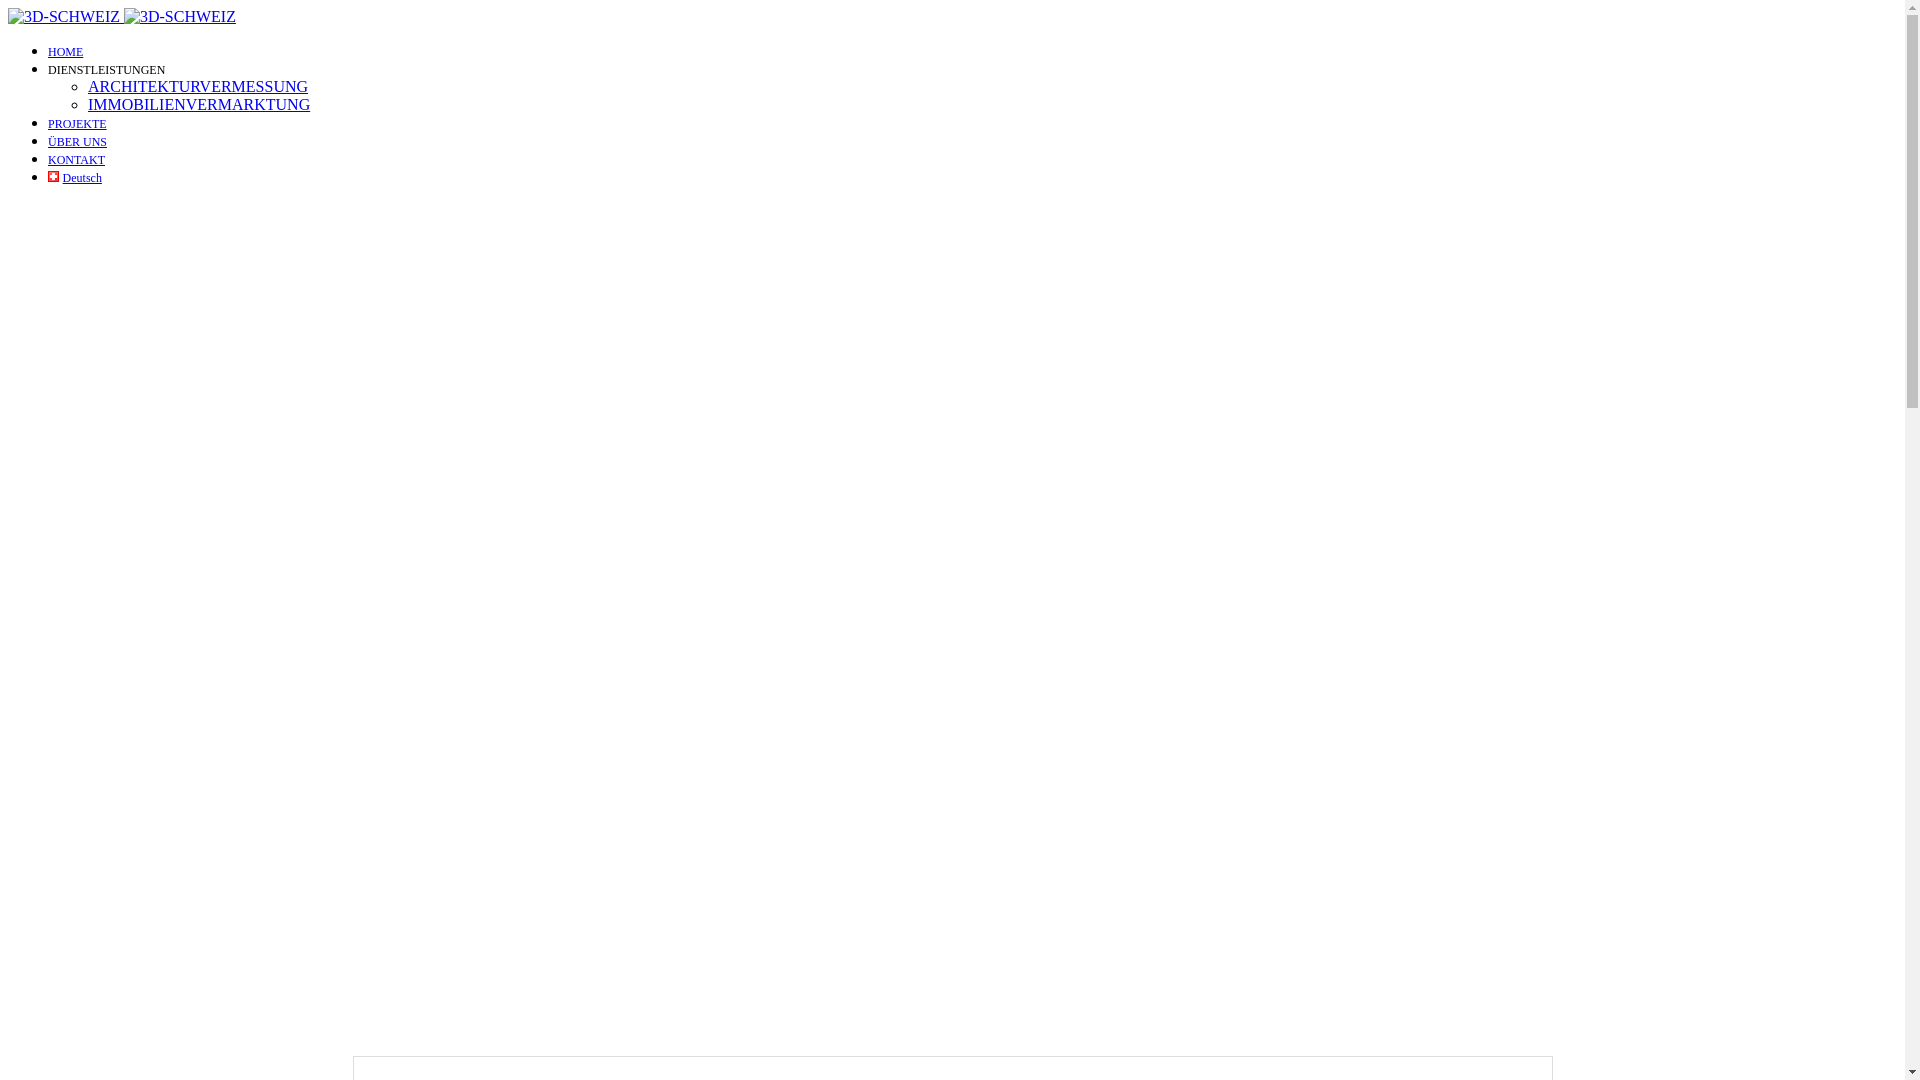  What do you see at coordinates (75, 176) in the screenshot?
I see `'Deutsch'` at bounding box center [75, 176].